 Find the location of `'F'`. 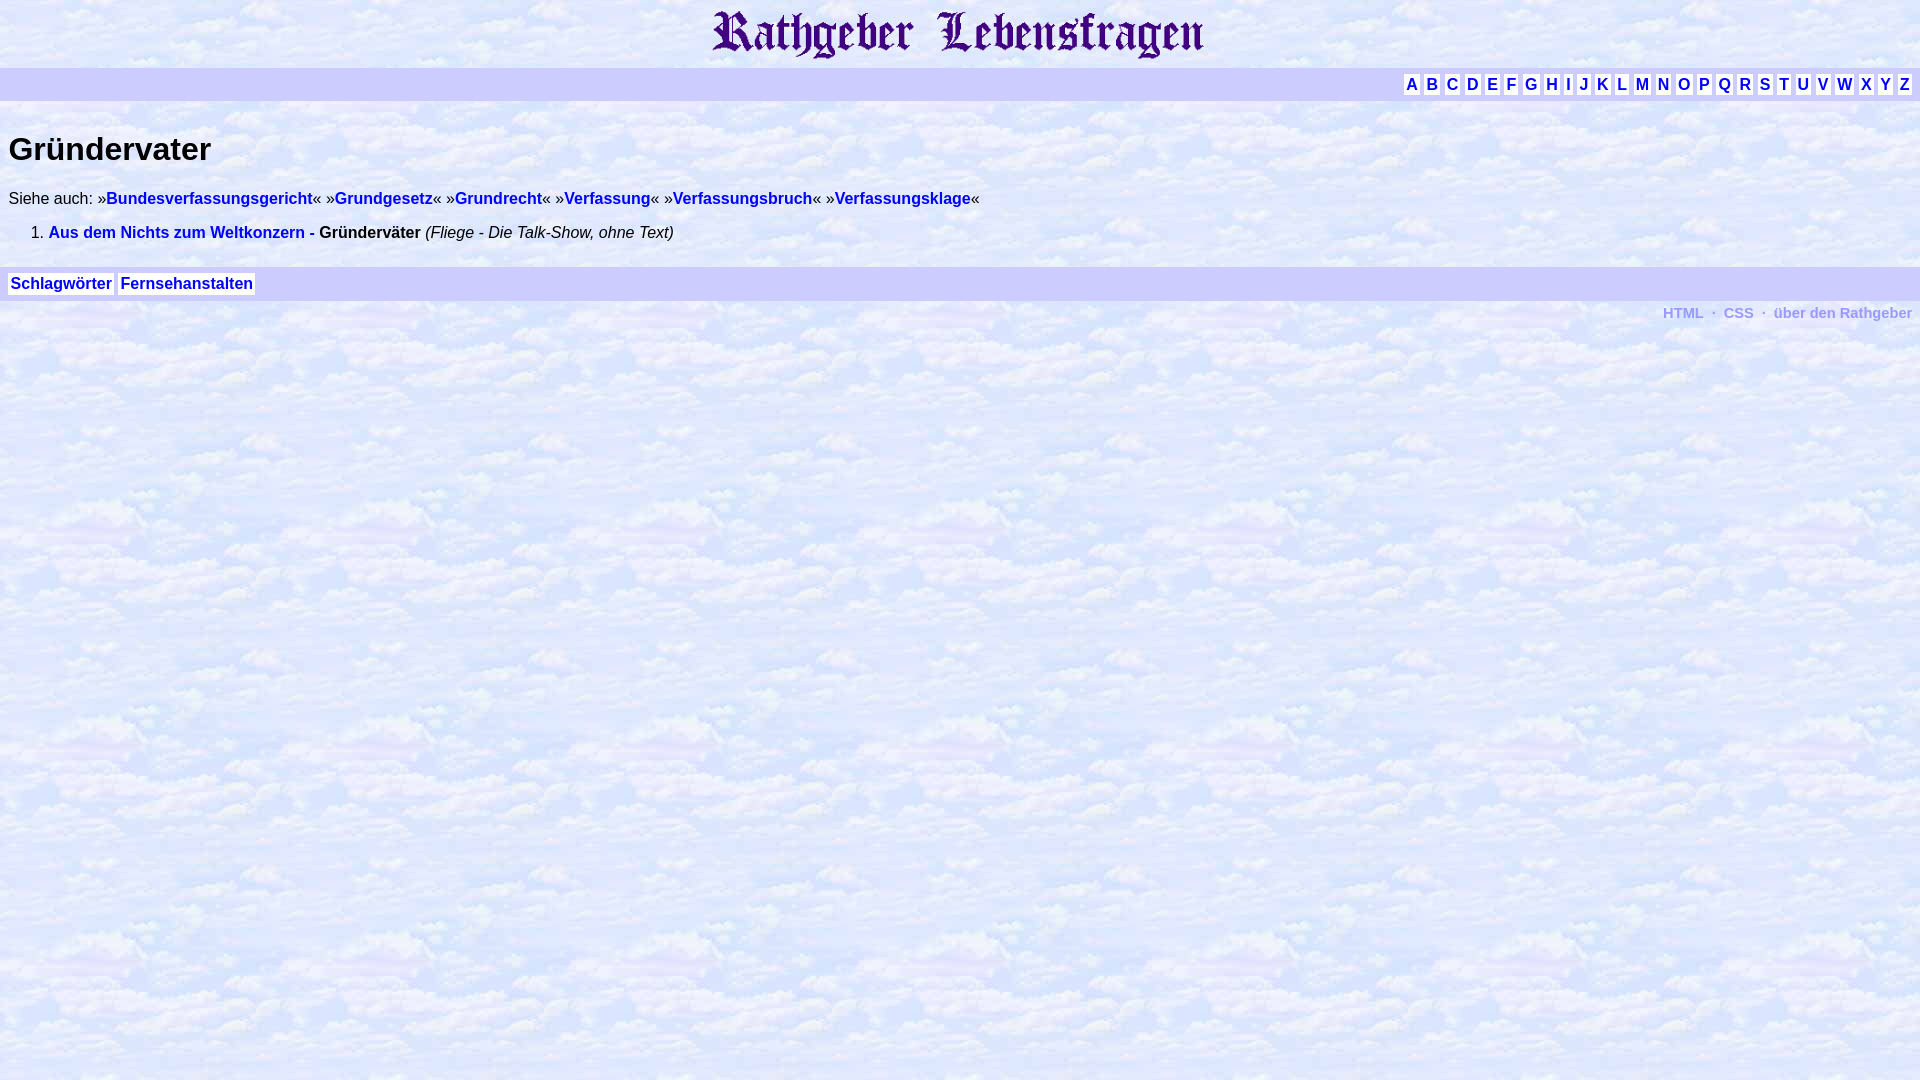

'F' is located at coordinates (1511, 83).